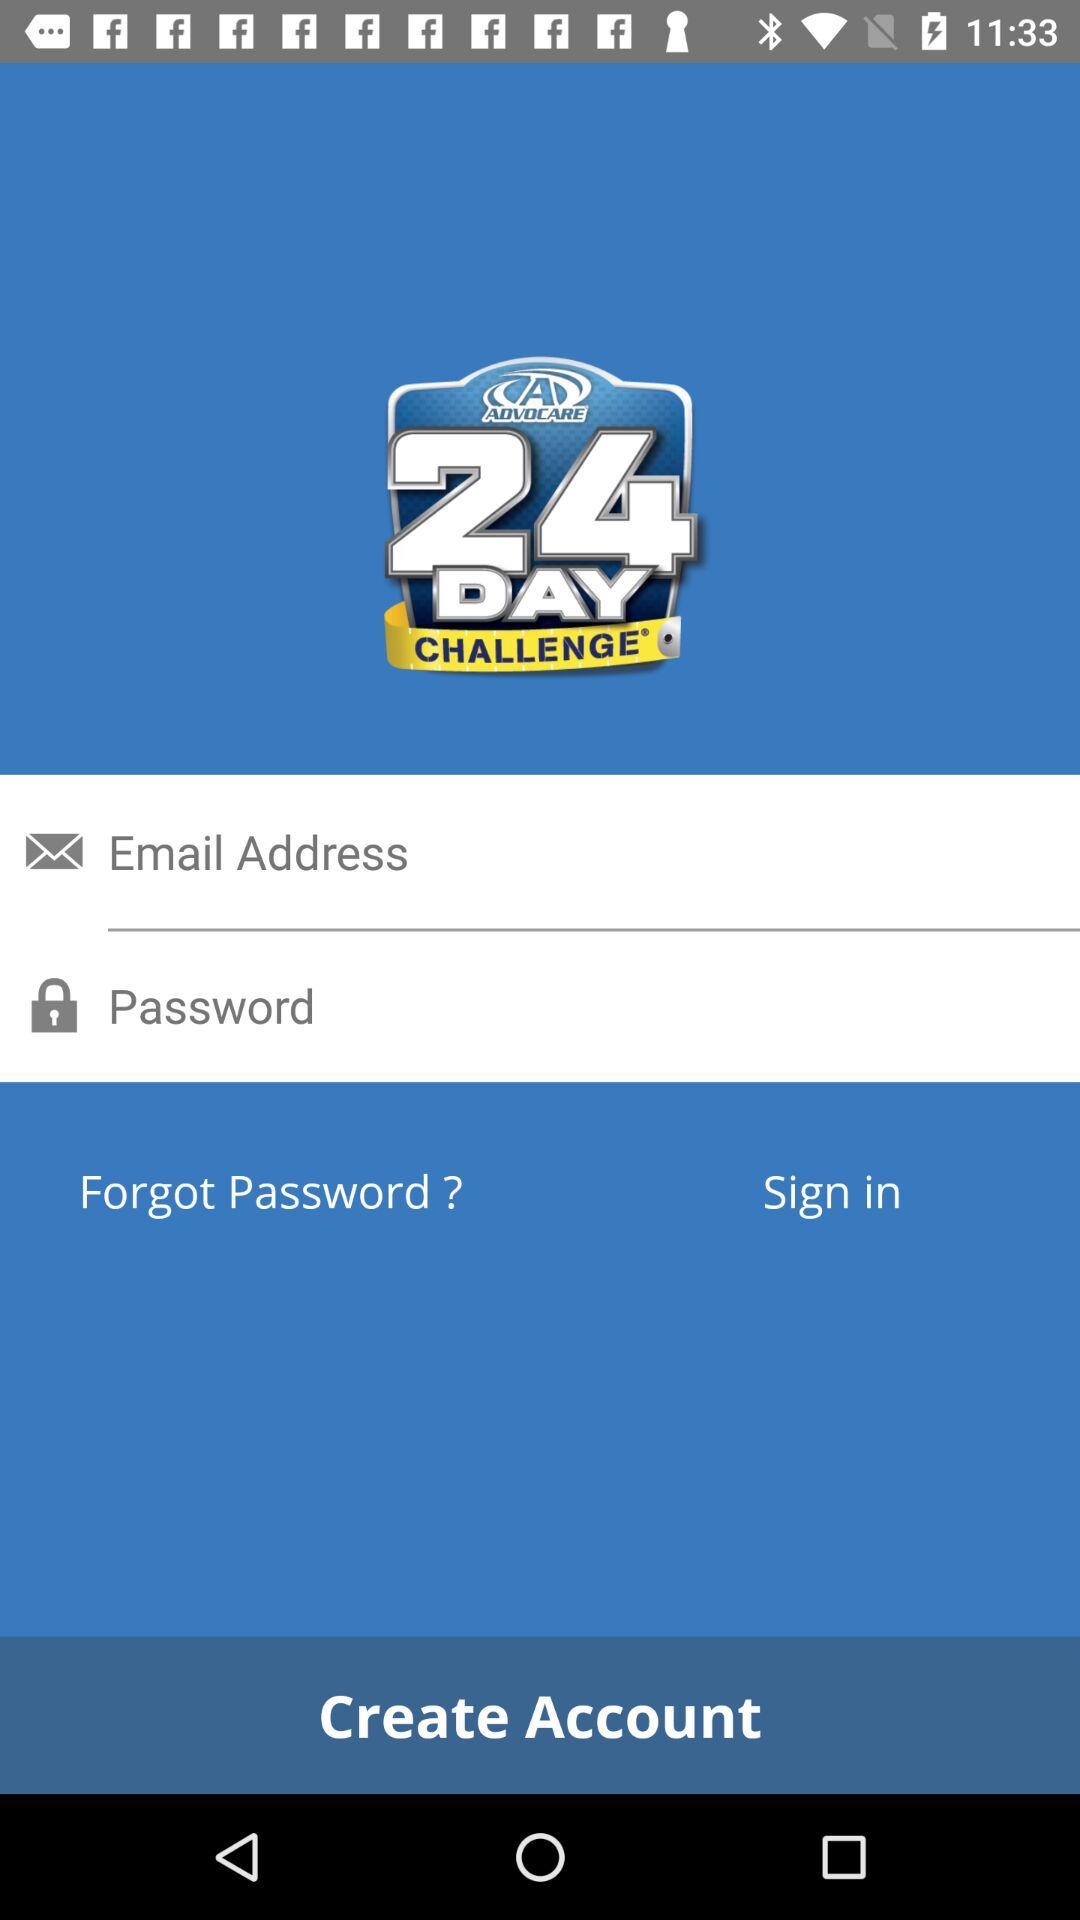  I want to click on the item to the left of sign in item, so click(343, 1190).